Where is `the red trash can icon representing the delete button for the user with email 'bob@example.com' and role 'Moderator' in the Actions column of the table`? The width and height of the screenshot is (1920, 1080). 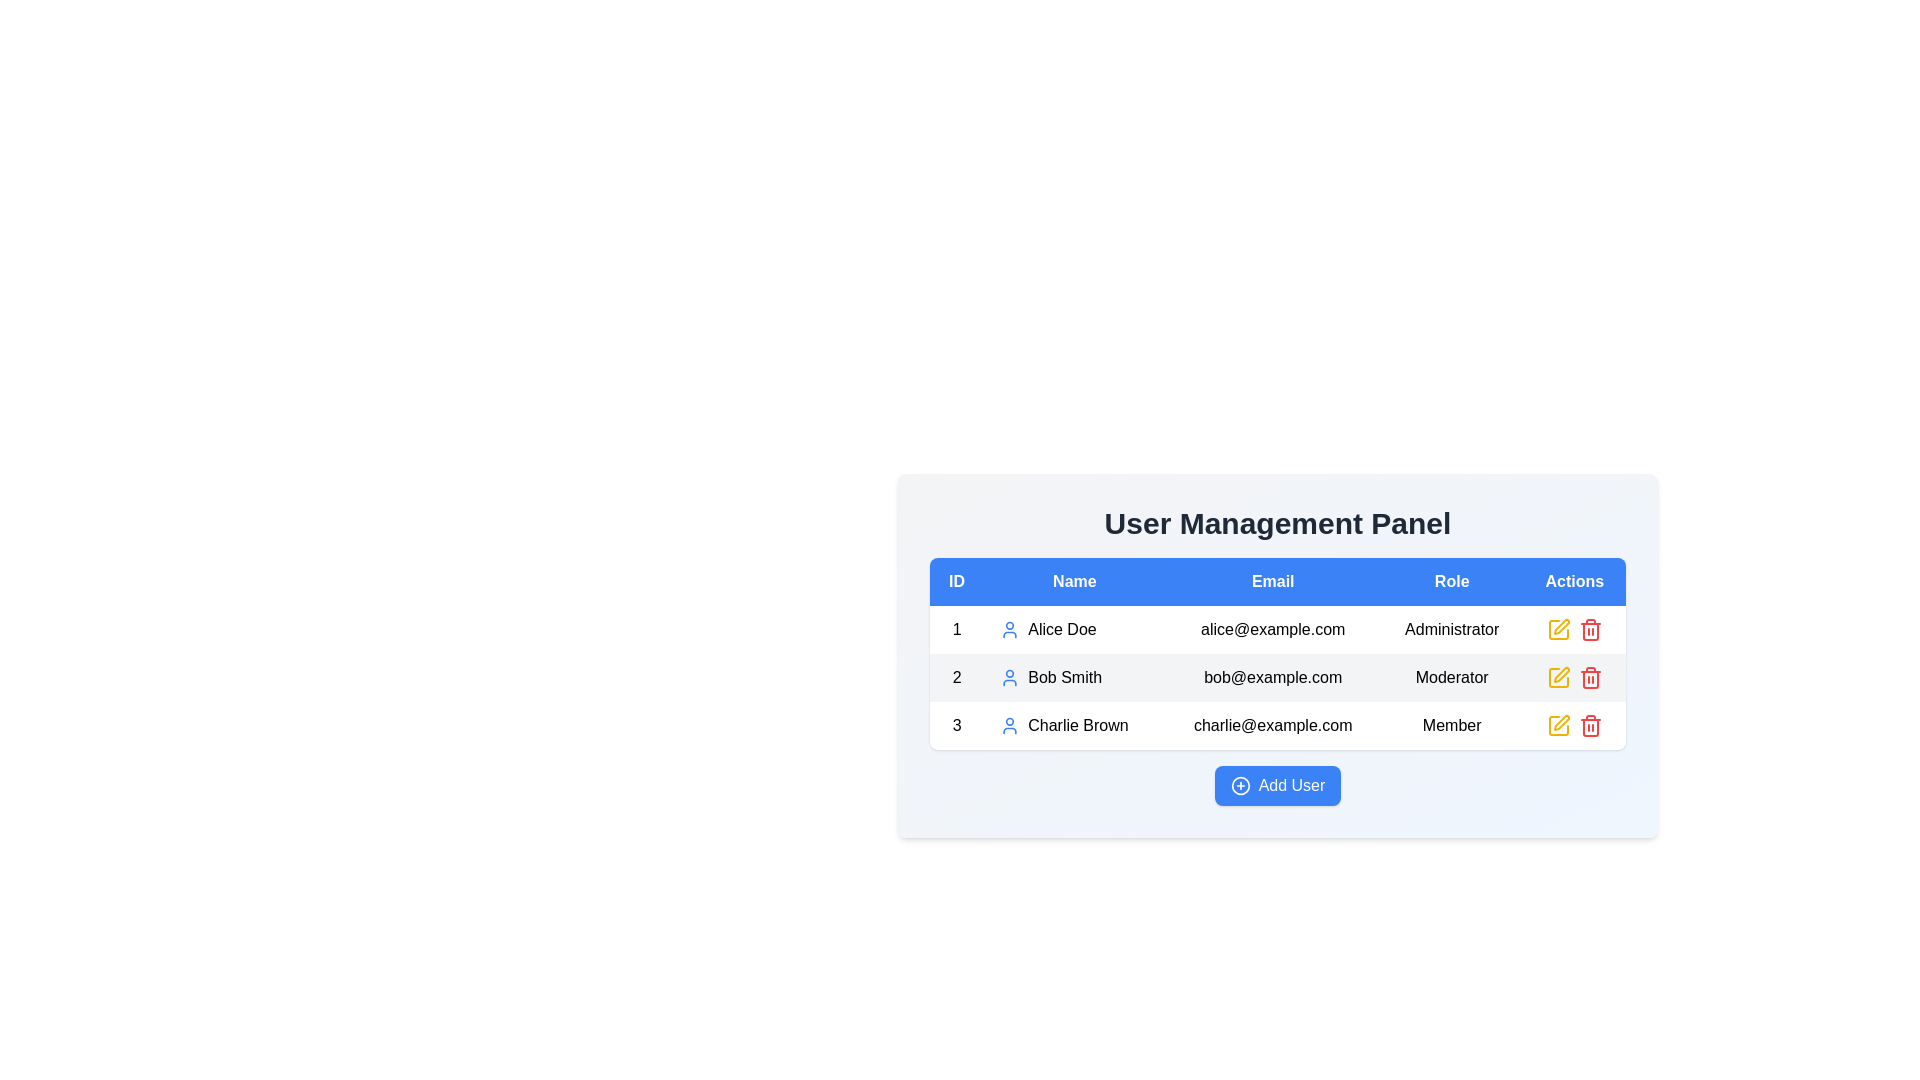
the red trash can icon representing the delete button for the user with email 'bob@example.com' and role 'Moderator' in the Actions column of the table is located at coordinates (1573, 677).